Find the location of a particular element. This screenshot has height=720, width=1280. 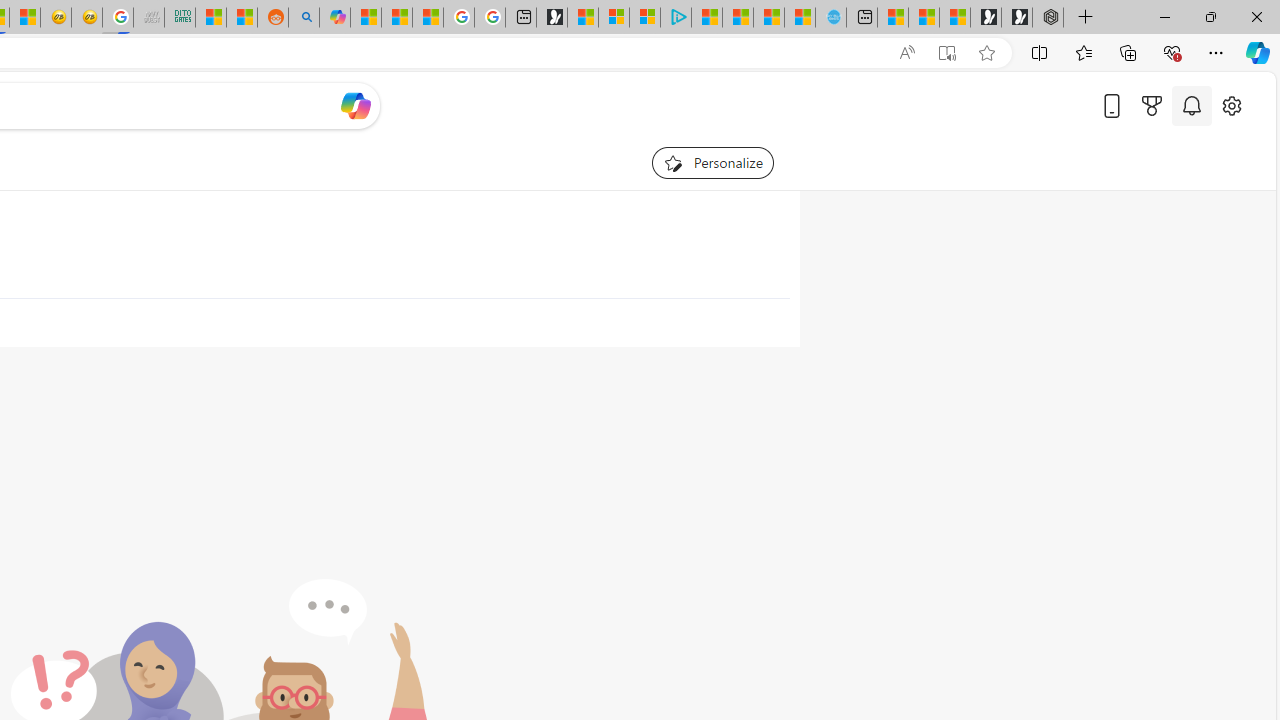

'DITOGAMES AG Imprint' is located at coordinates (179, 17).